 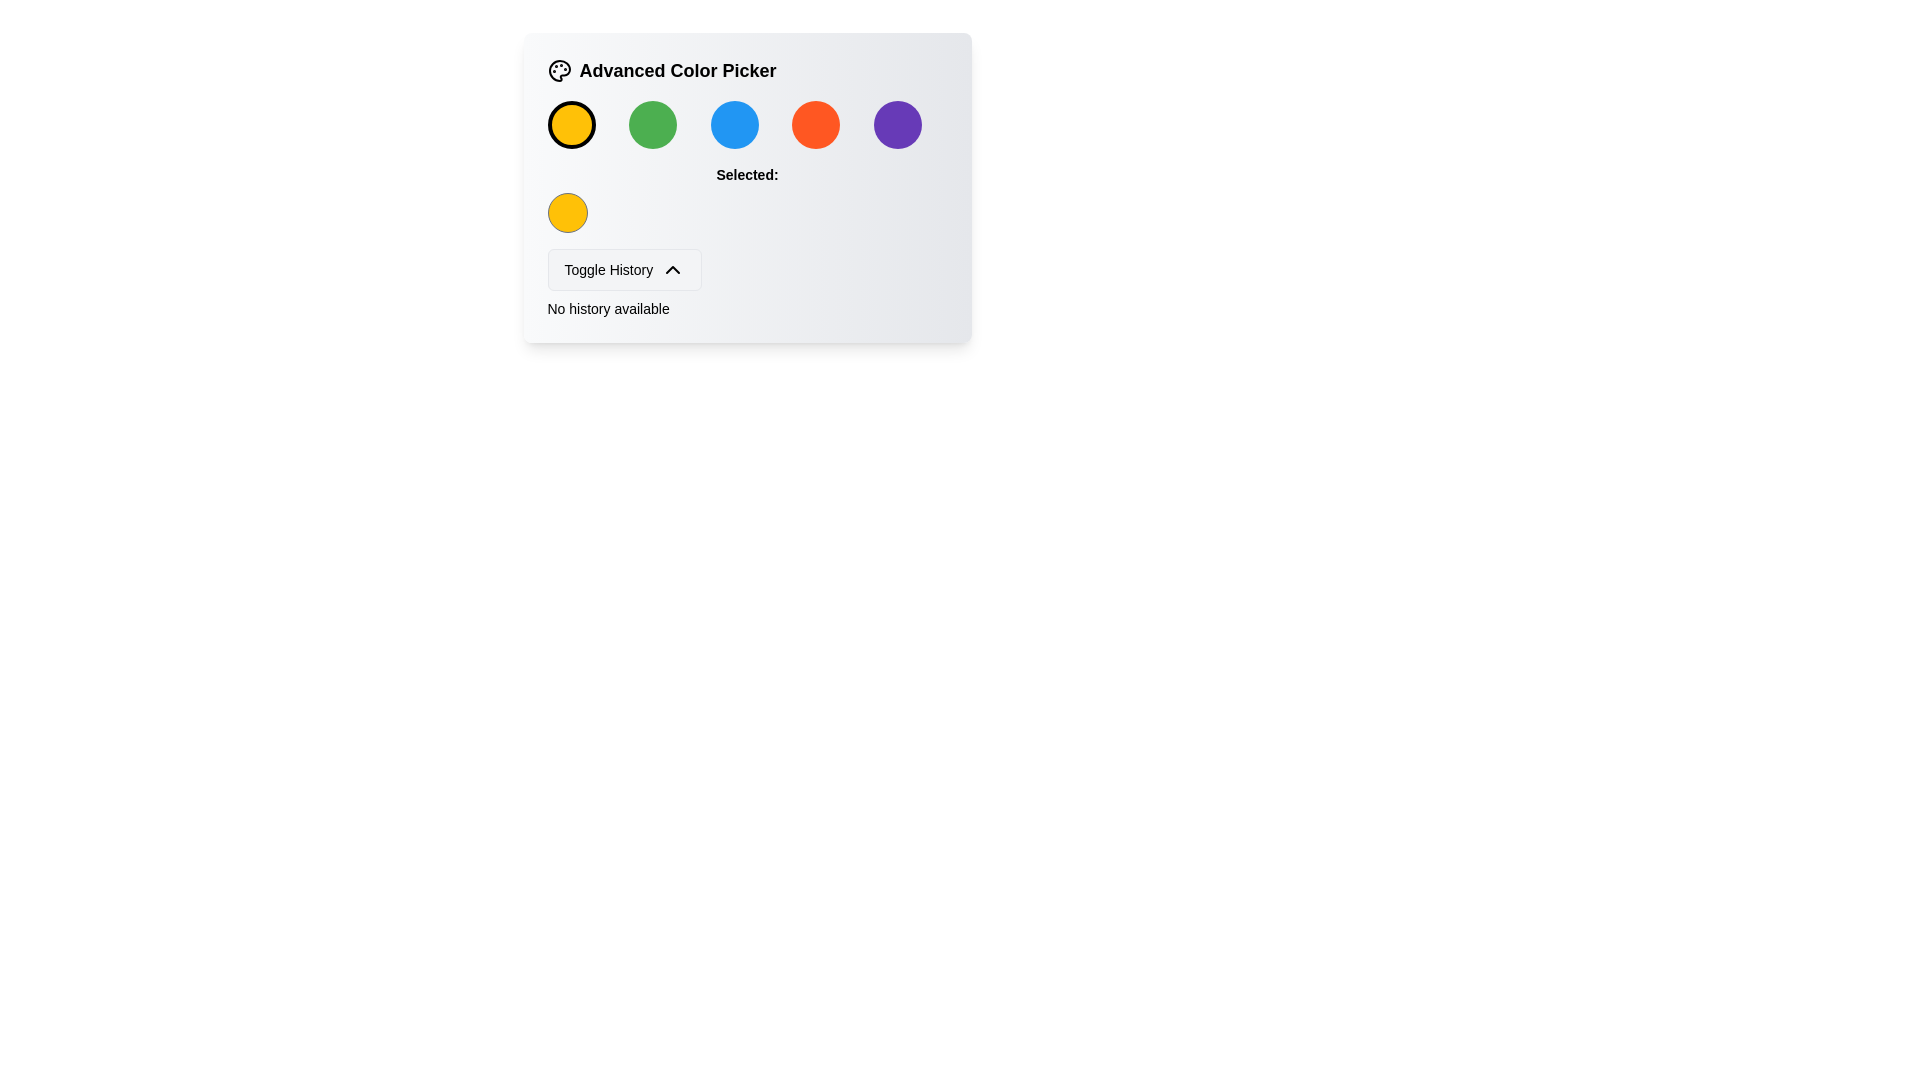 What do you see at coordinates (746, 124) in the screenshot?
I see `the third circular color selection button with a blue background` at bounding box center [746, 124].